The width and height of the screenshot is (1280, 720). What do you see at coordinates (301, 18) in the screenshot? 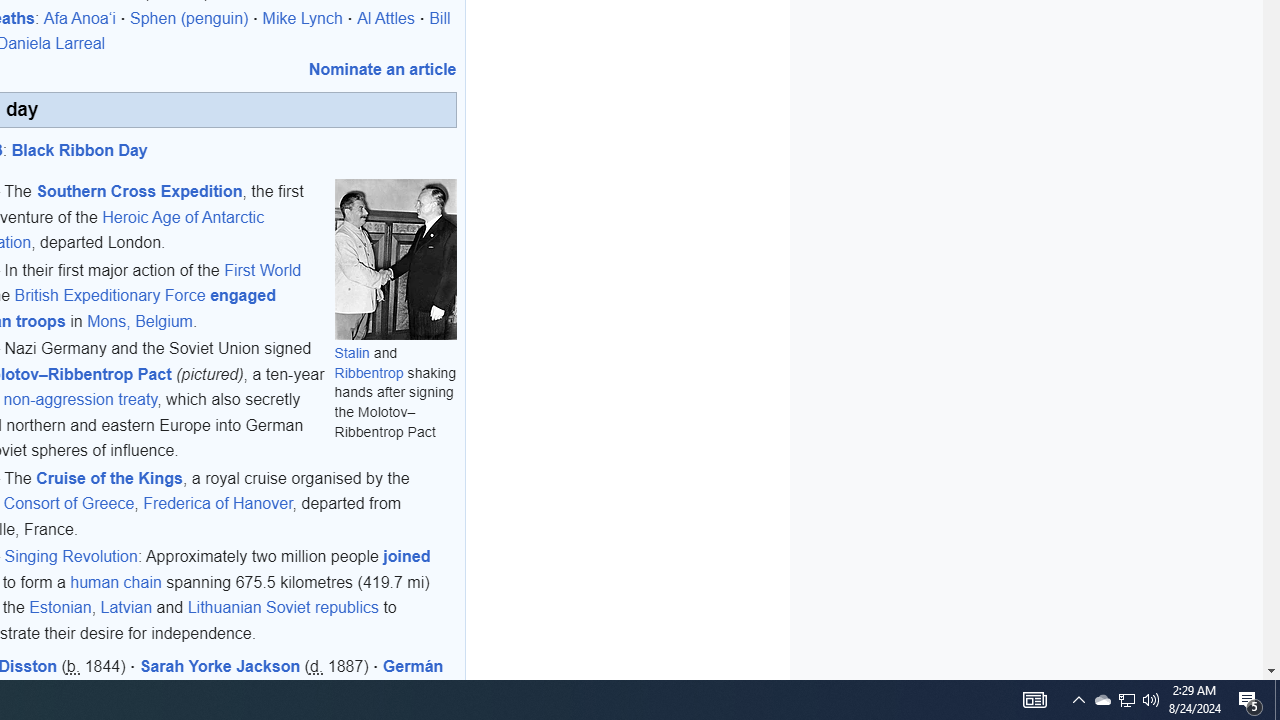
I see `'Mike Lynch'` at bounding box center [301, 18].